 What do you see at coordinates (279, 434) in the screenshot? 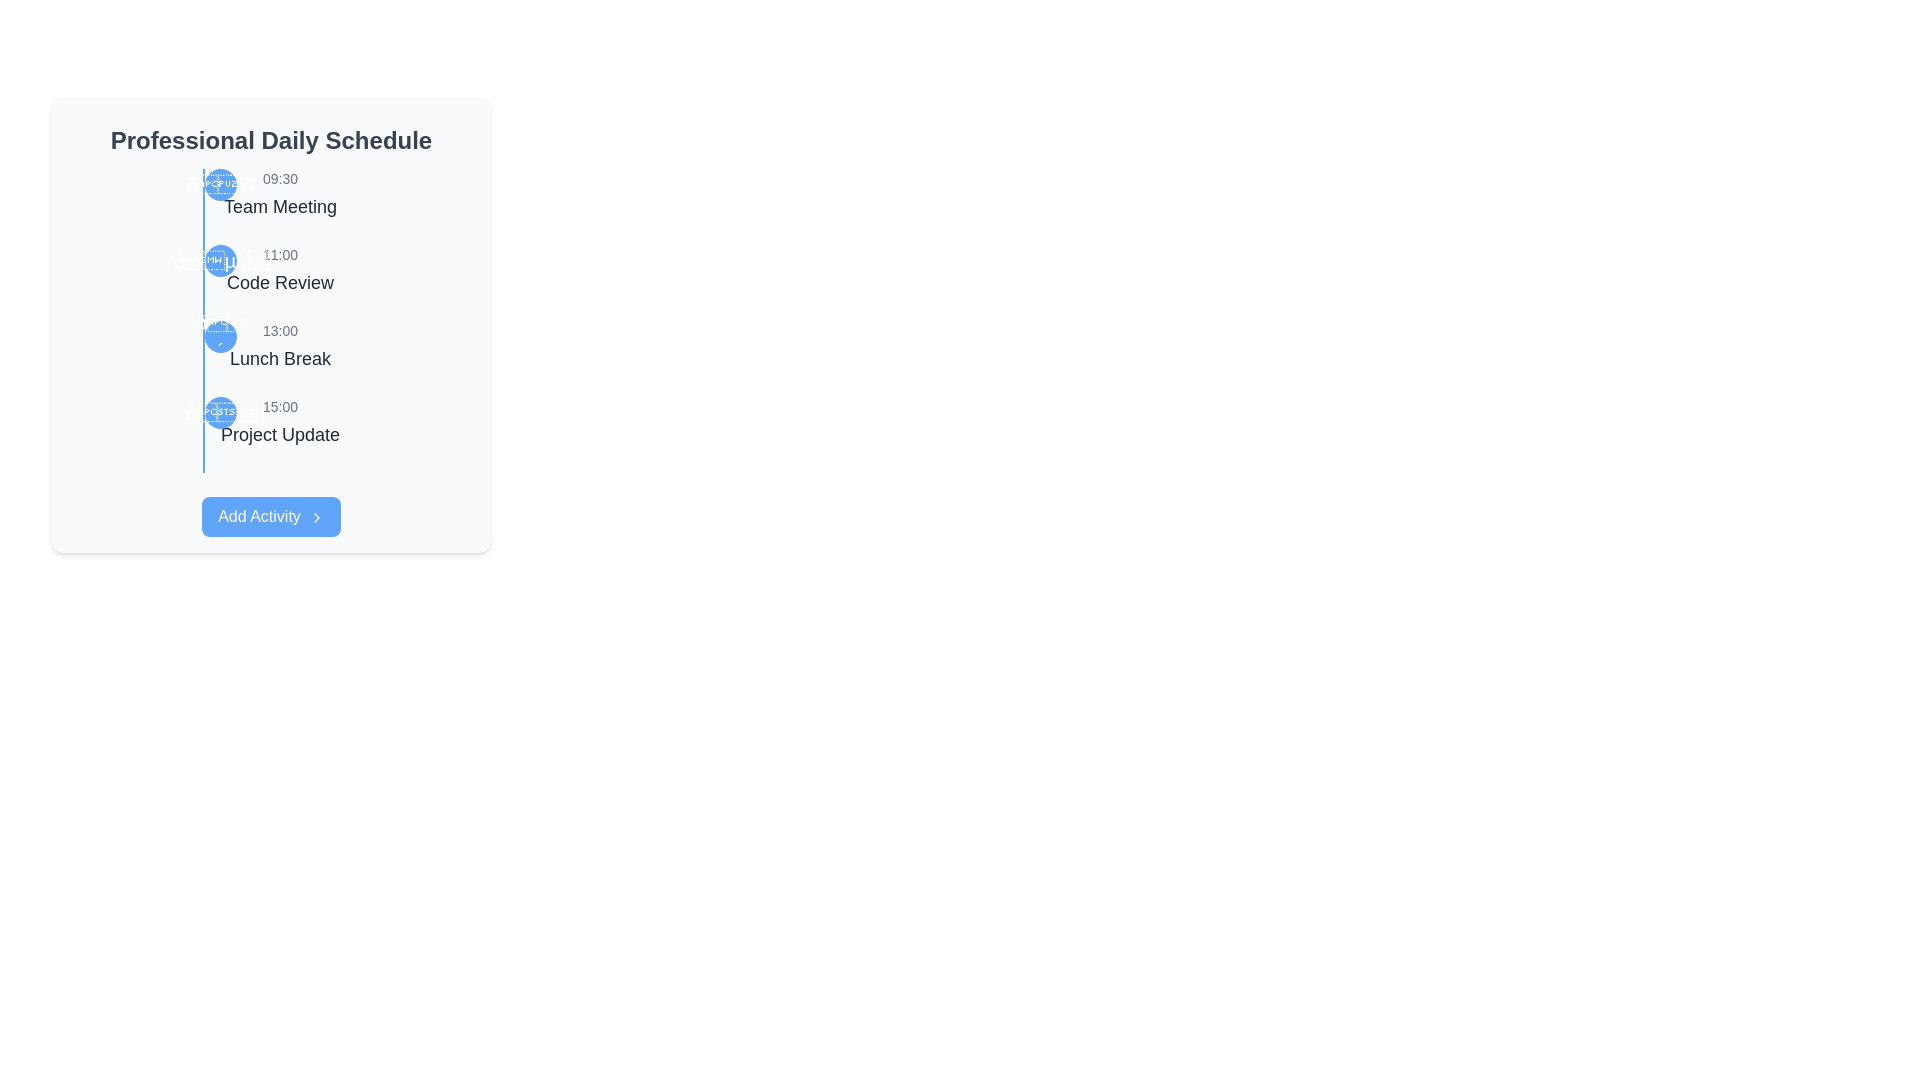
I see `the 'Project Update' text label, which displays in bold and dark gray, located below the time marker '15:00' in the 'Professional Daily Schedule' card` at bounding box center [279, 434].